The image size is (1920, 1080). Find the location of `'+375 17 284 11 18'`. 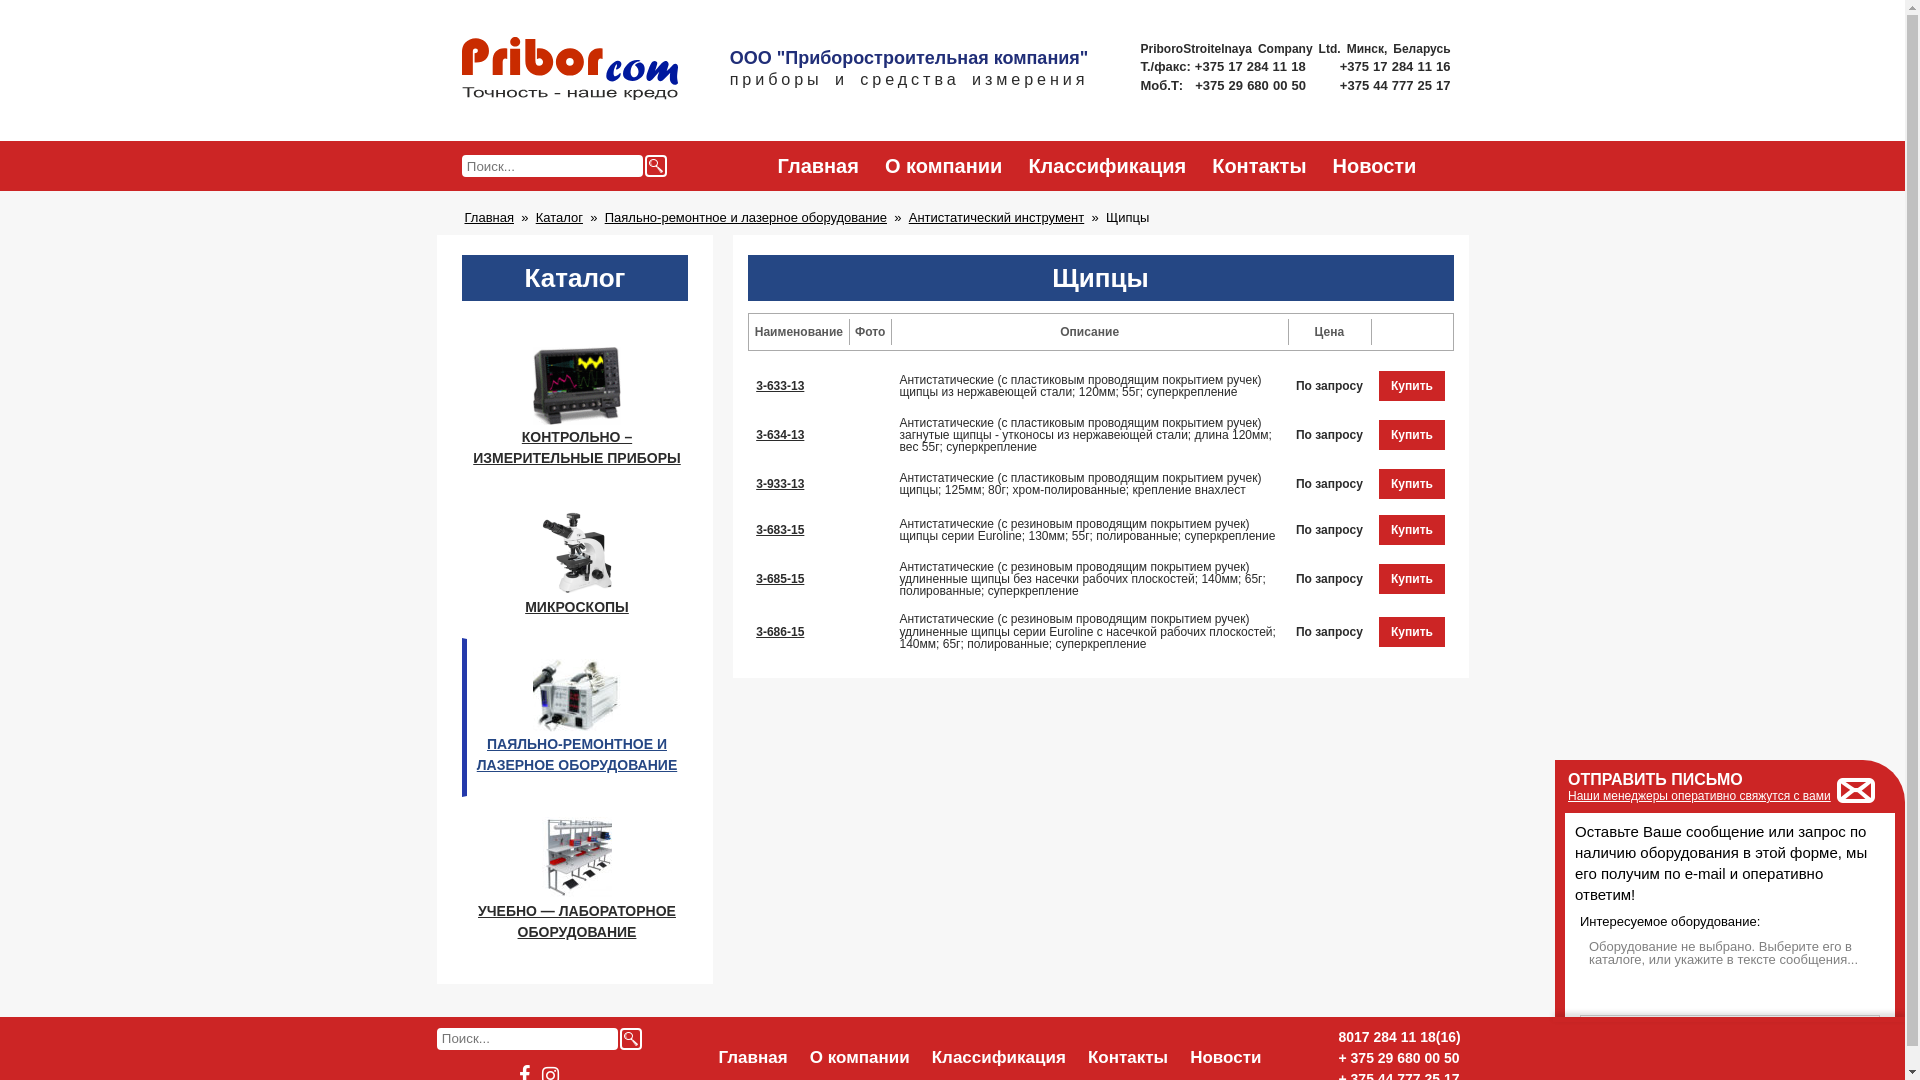

'+375 17 284 11 18' is located at coordinates (1251, 65).